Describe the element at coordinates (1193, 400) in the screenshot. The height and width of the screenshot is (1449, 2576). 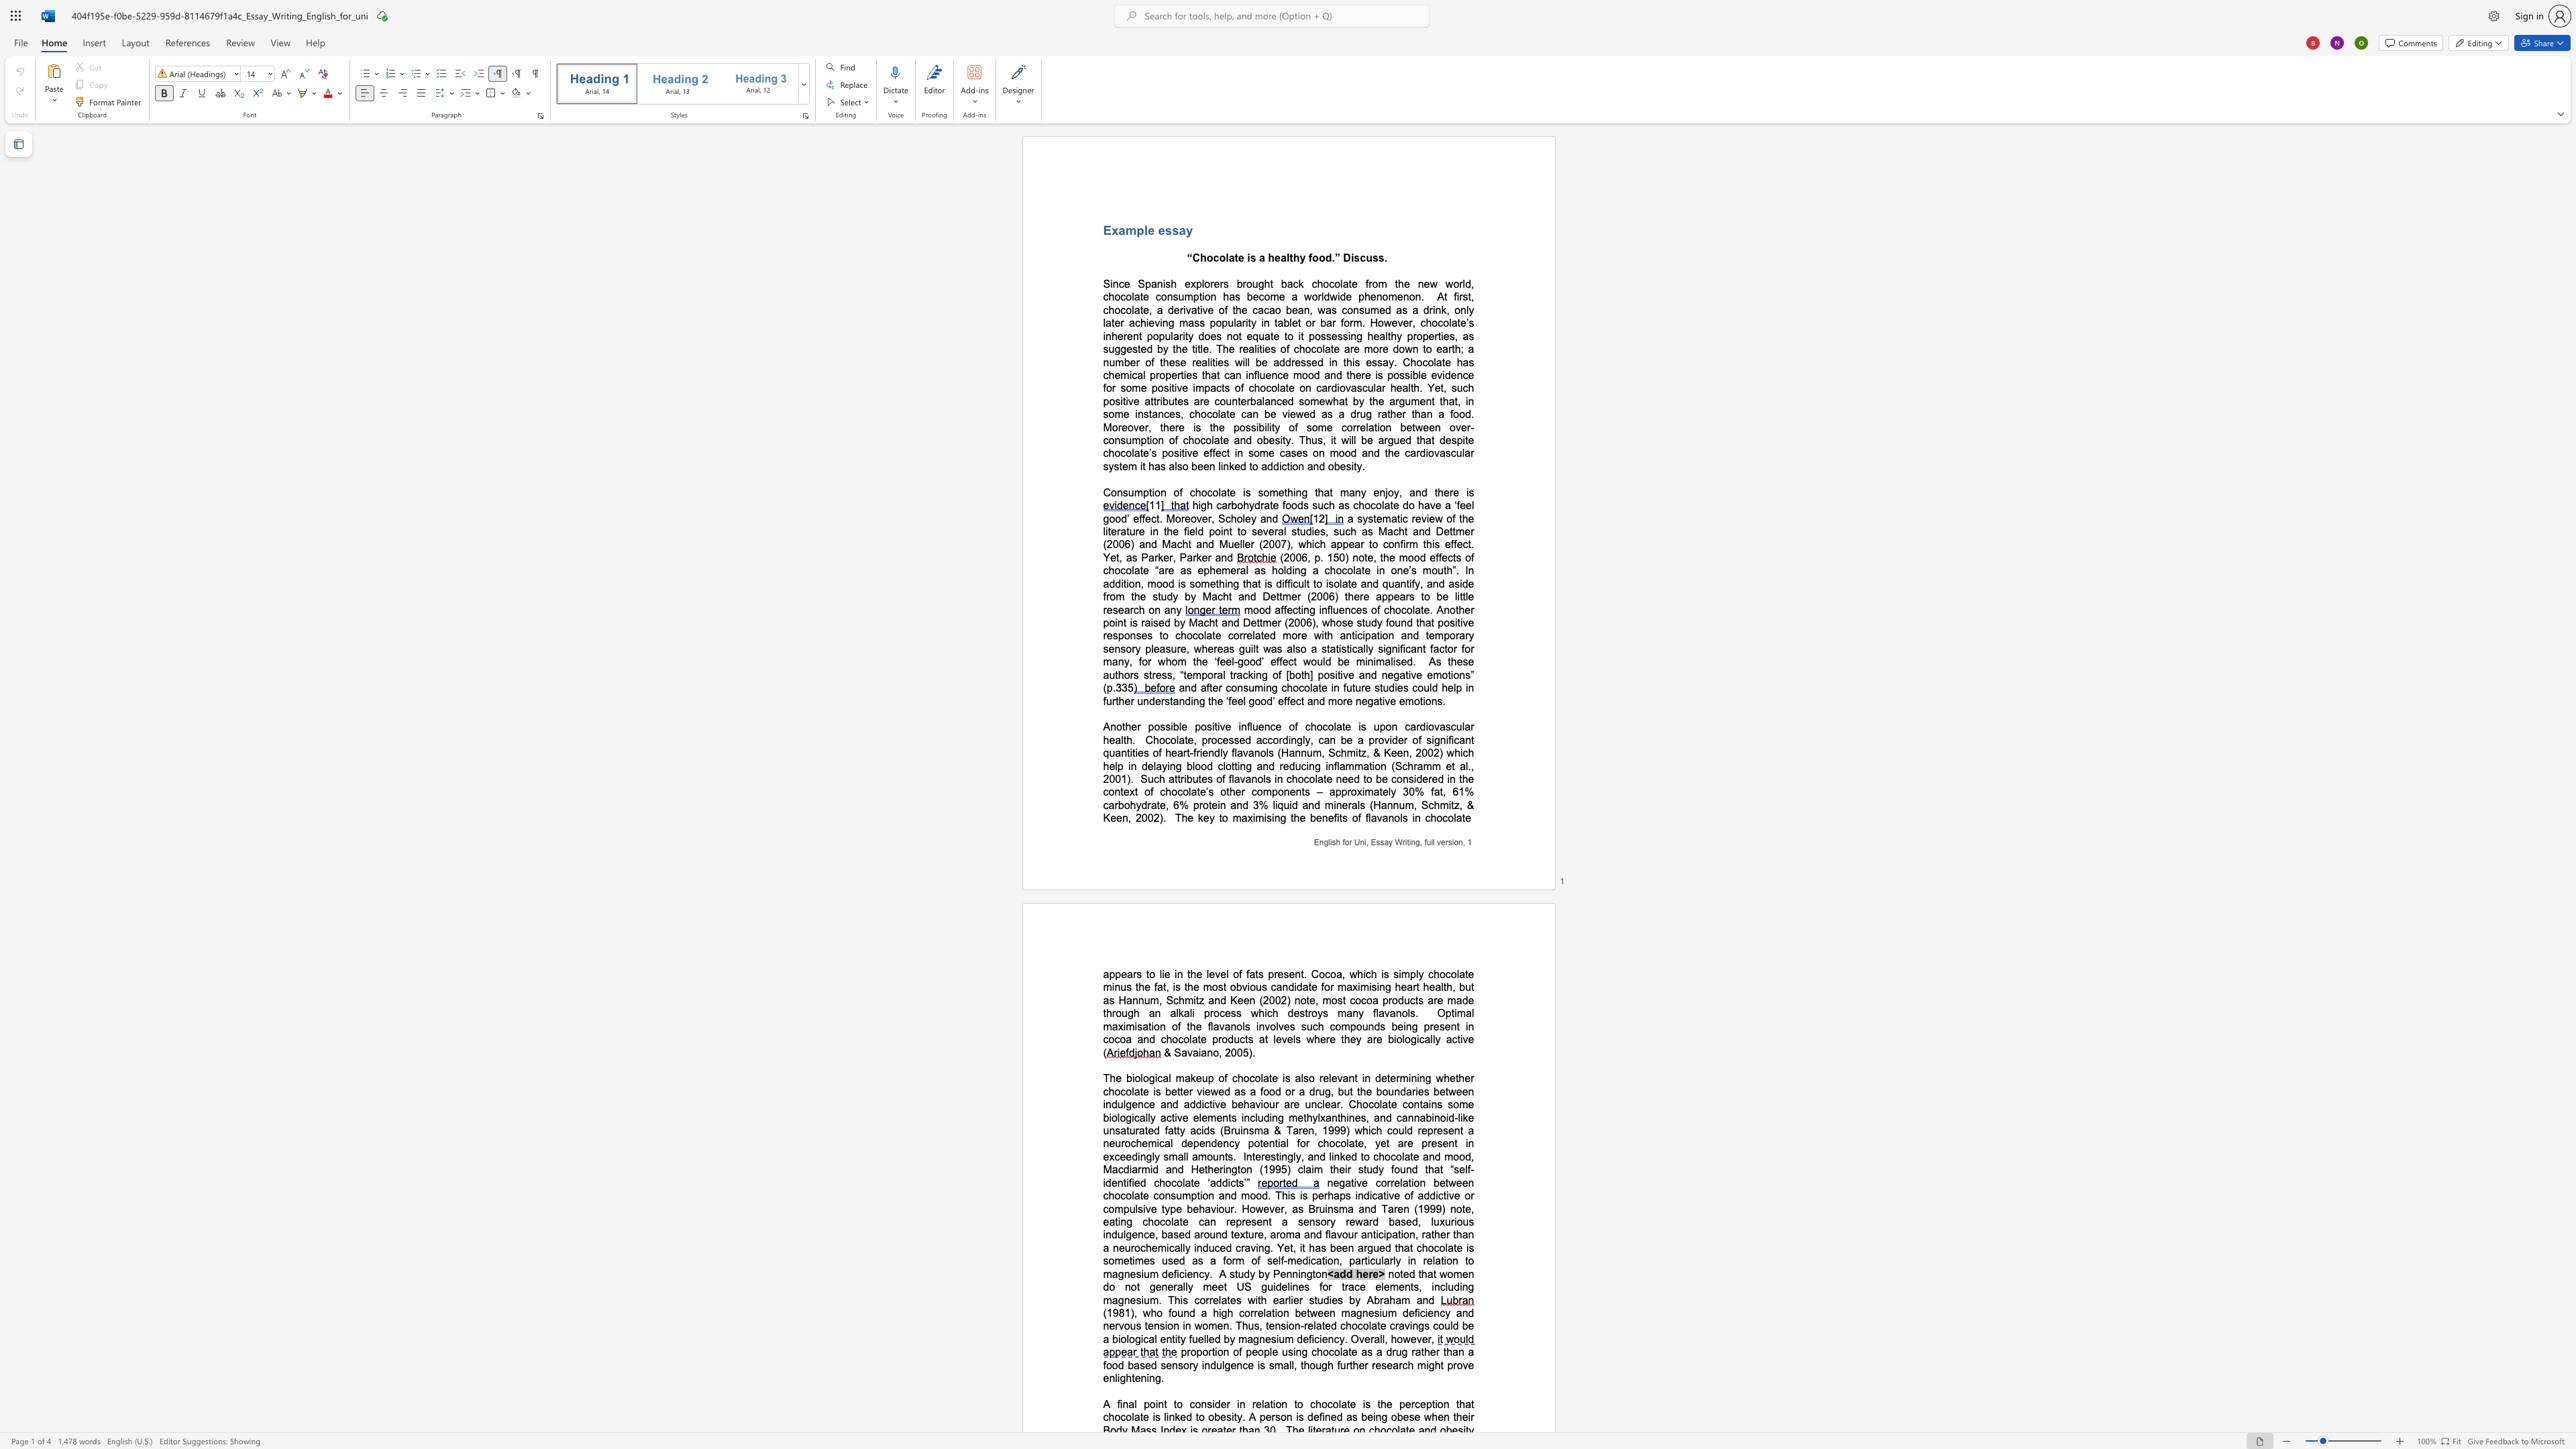
I see `the subset text "are counterbala" within the text "for some positive impacts of chocolate on cardiovascular health. Yet, such positive attributes are counterbalanced"` at that location.